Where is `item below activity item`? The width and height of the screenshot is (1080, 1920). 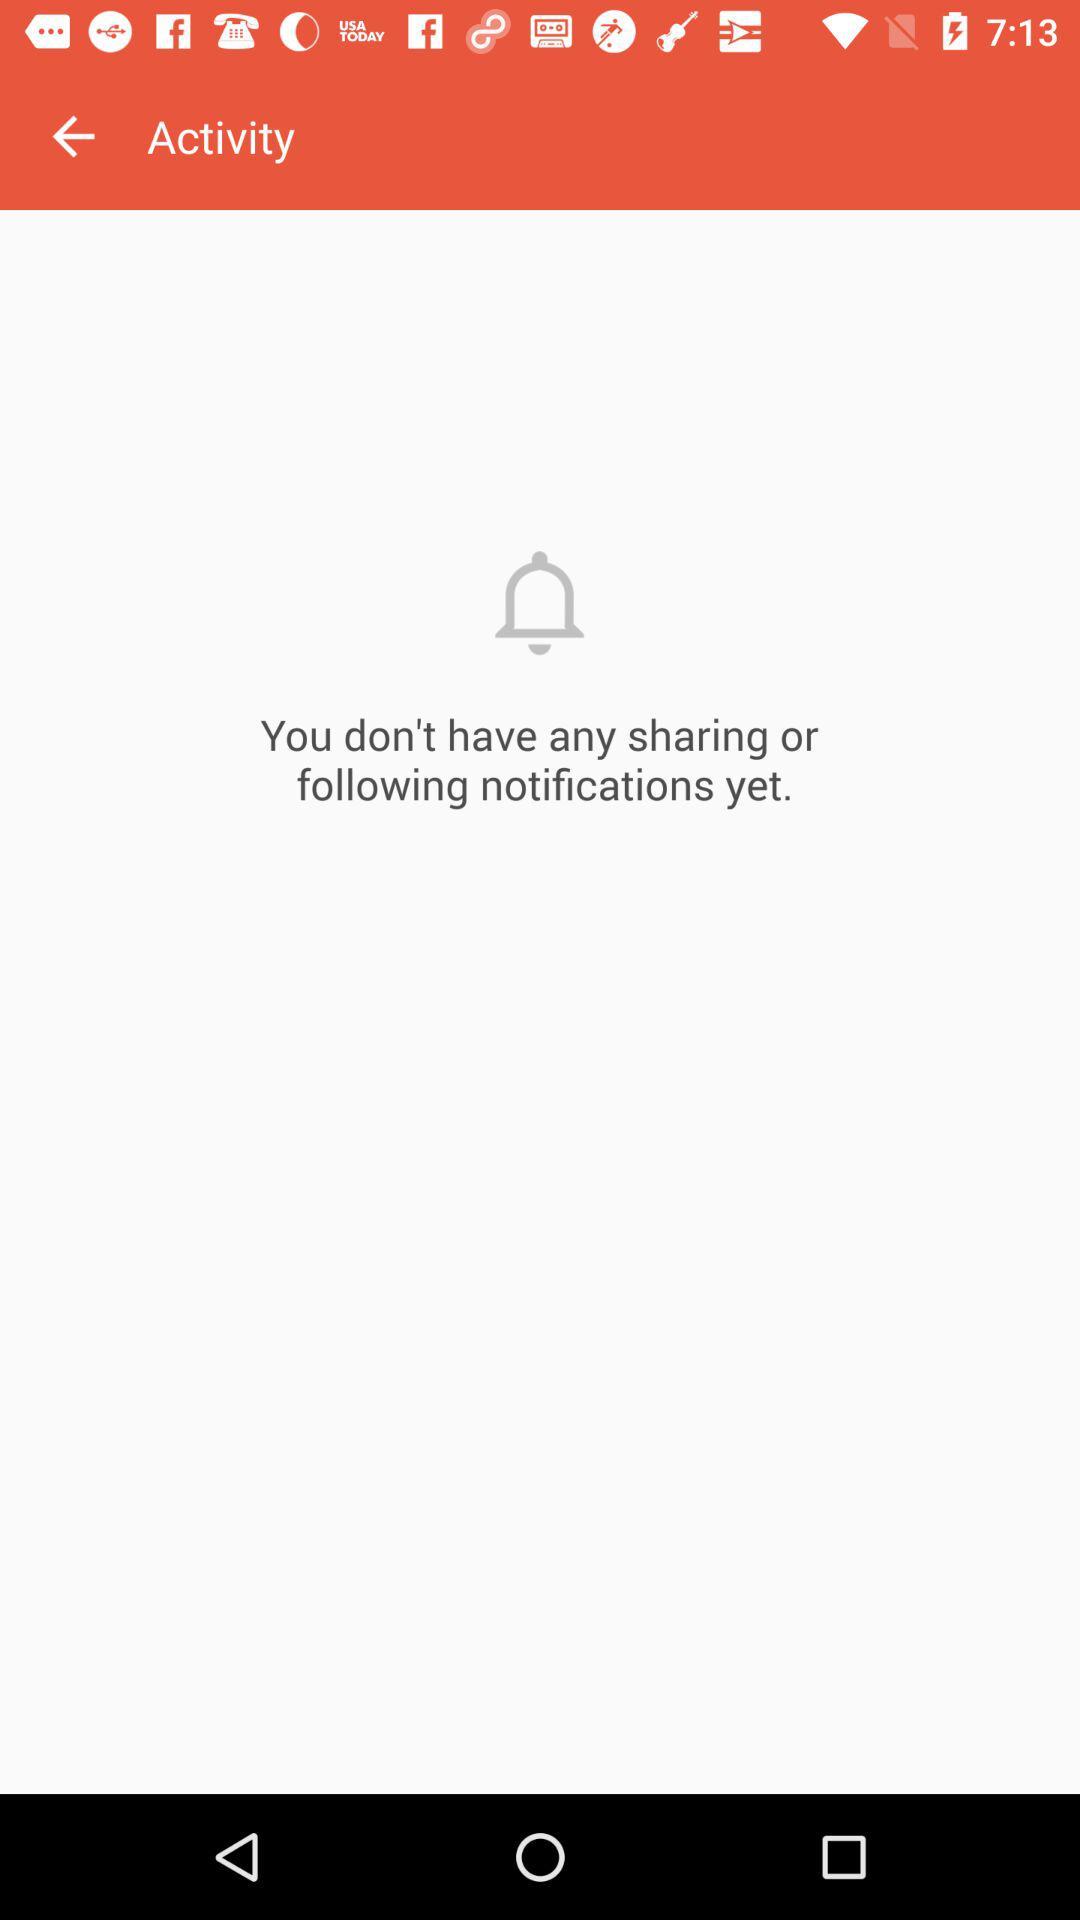
item below activity item is located at coordinates (540, 1002).